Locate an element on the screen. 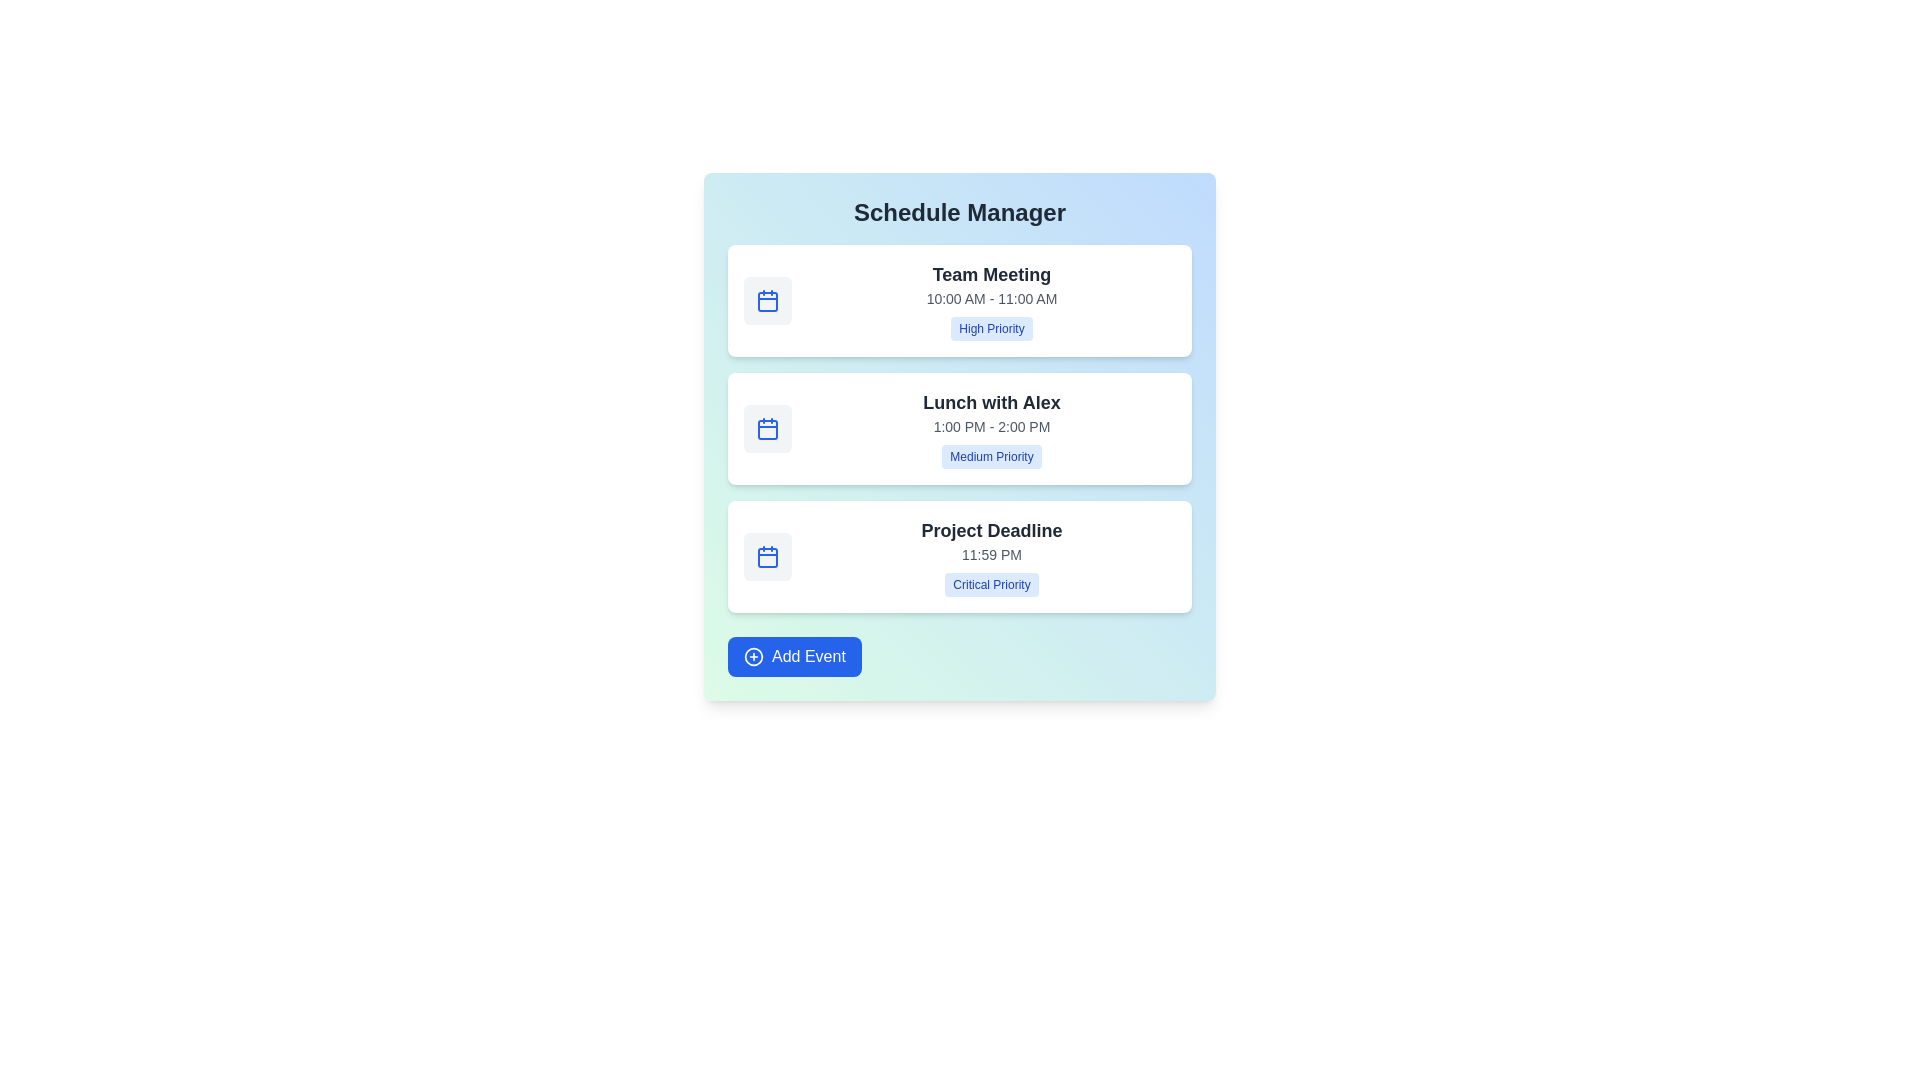  the priority label Critical Priority to focus on it is located at coordinates (992, 585).